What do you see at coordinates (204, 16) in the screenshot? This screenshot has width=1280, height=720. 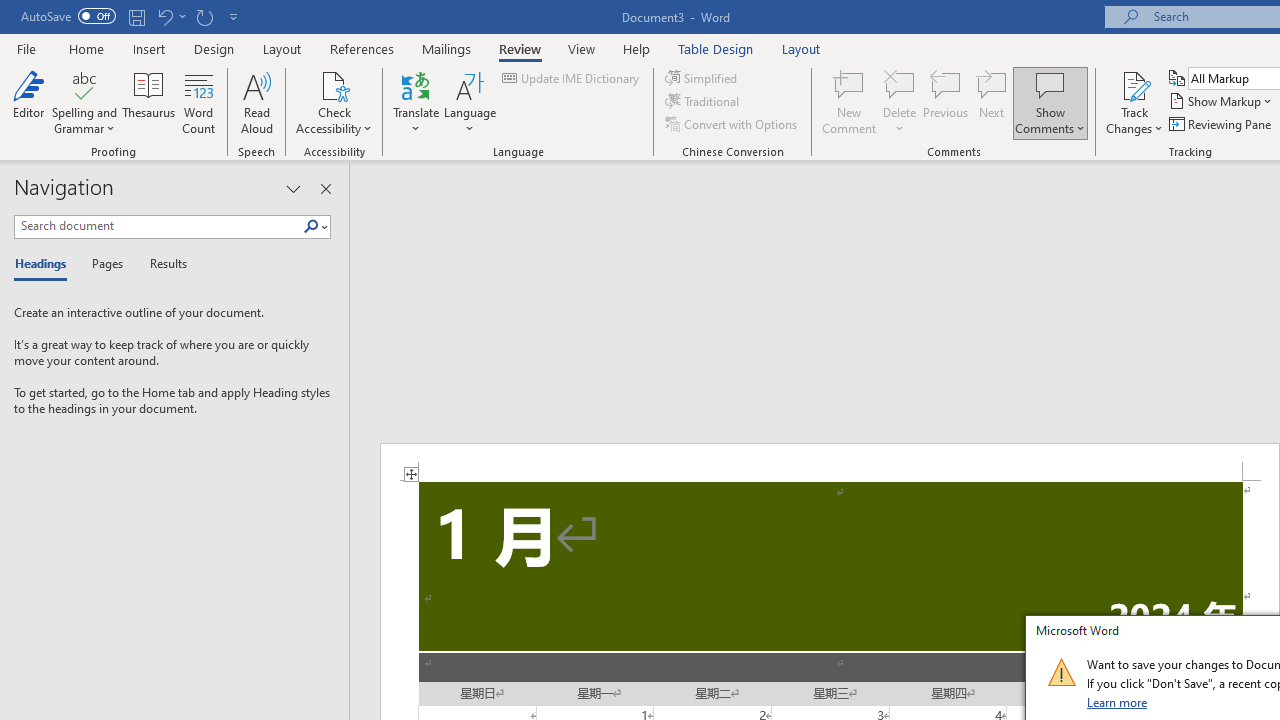 I see `'Repeat Doc Close'` at bounding box center [204, 16].